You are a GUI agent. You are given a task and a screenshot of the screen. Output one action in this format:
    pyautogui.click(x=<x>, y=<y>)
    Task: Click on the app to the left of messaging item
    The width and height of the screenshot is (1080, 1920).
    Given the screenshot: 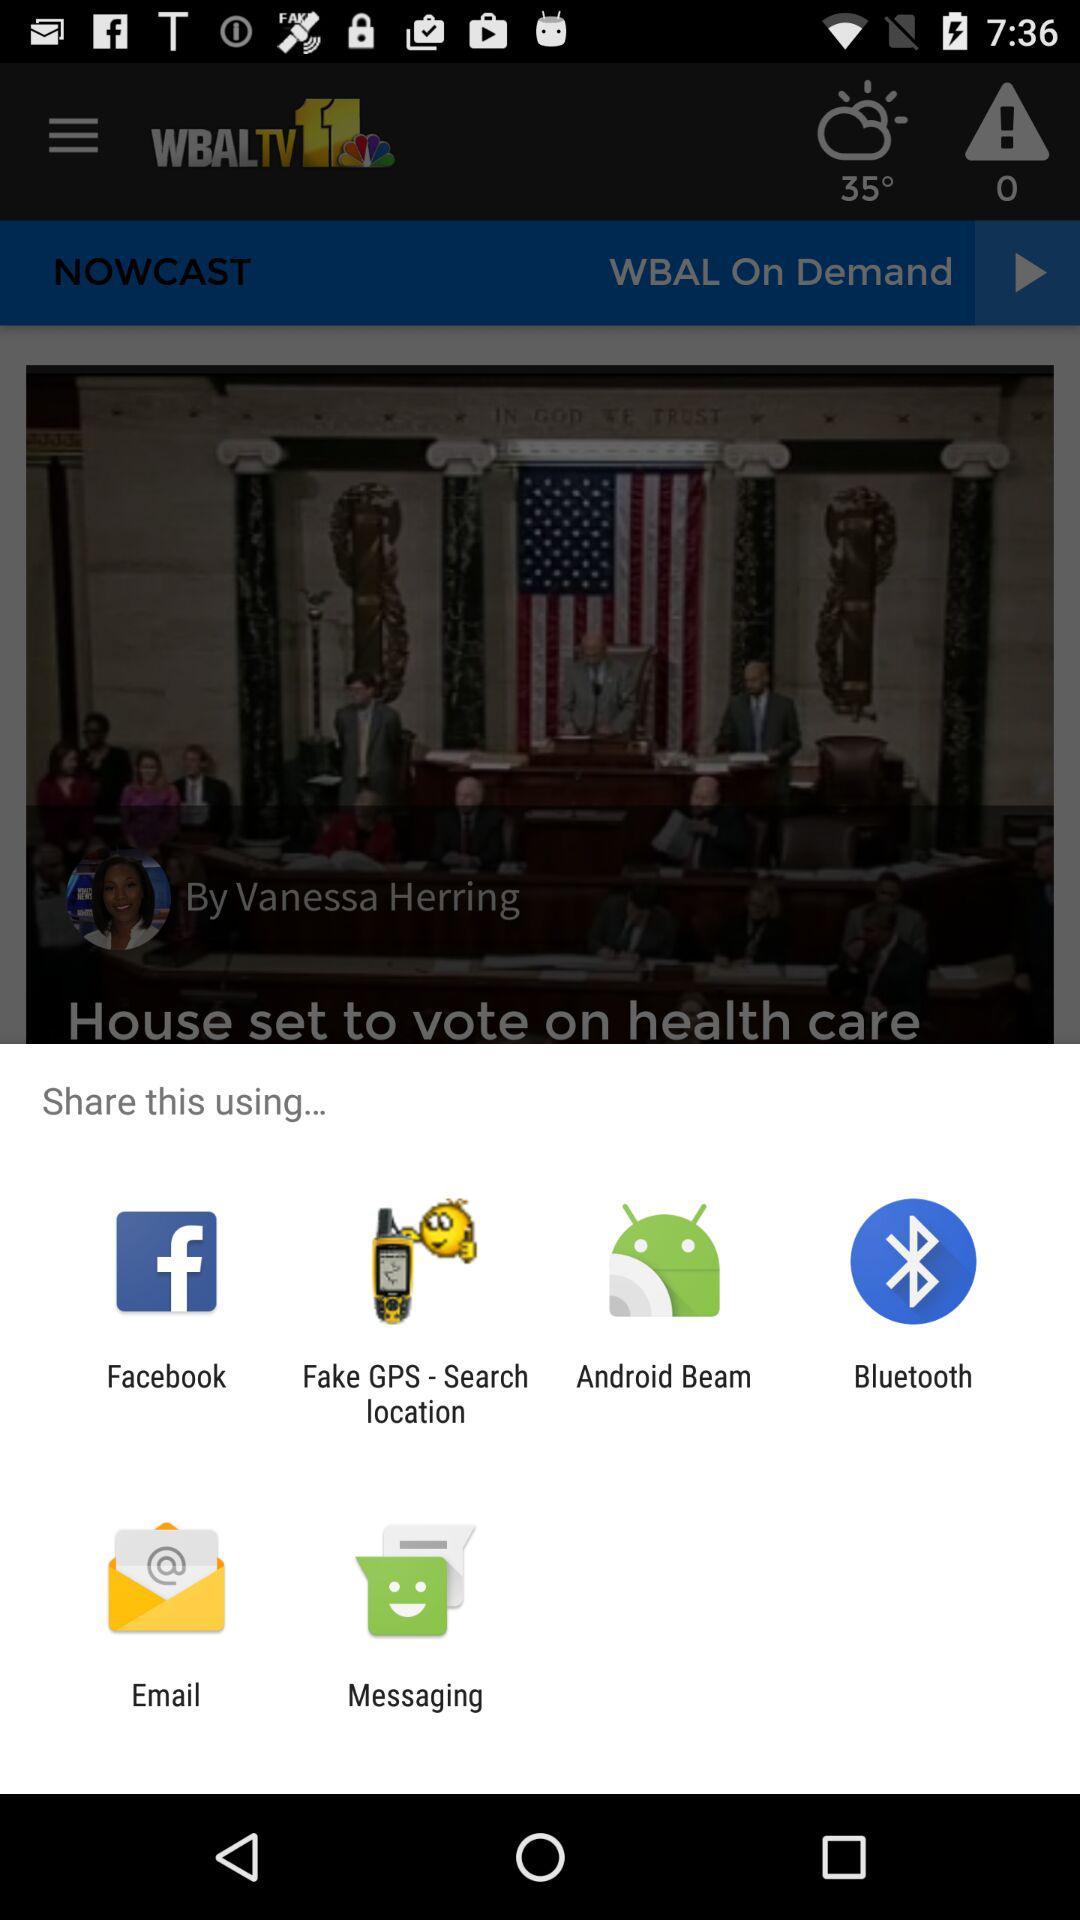 What is the action you would take?
    pyautogui.click(x=165, y=1711)
    